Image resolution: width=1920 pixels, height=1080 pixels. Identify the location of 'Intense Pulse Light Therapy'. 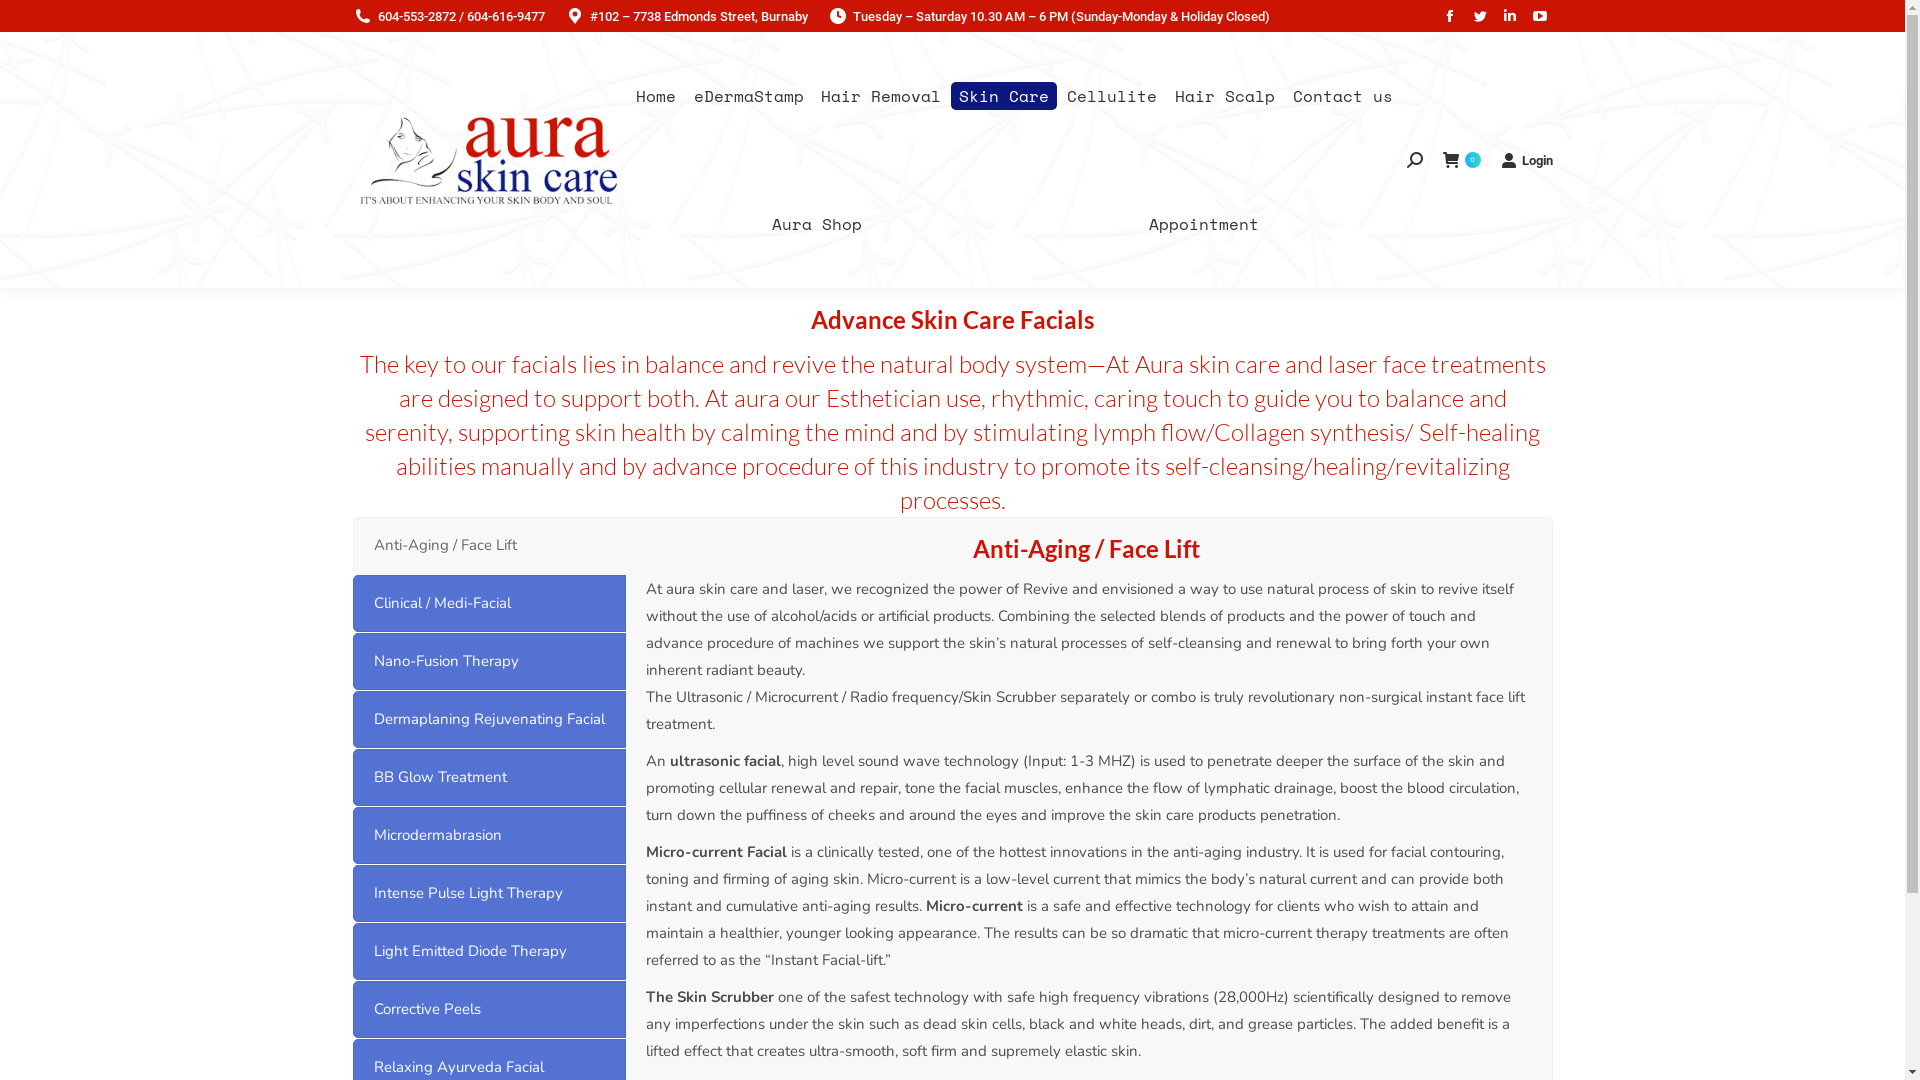
(488, 892).